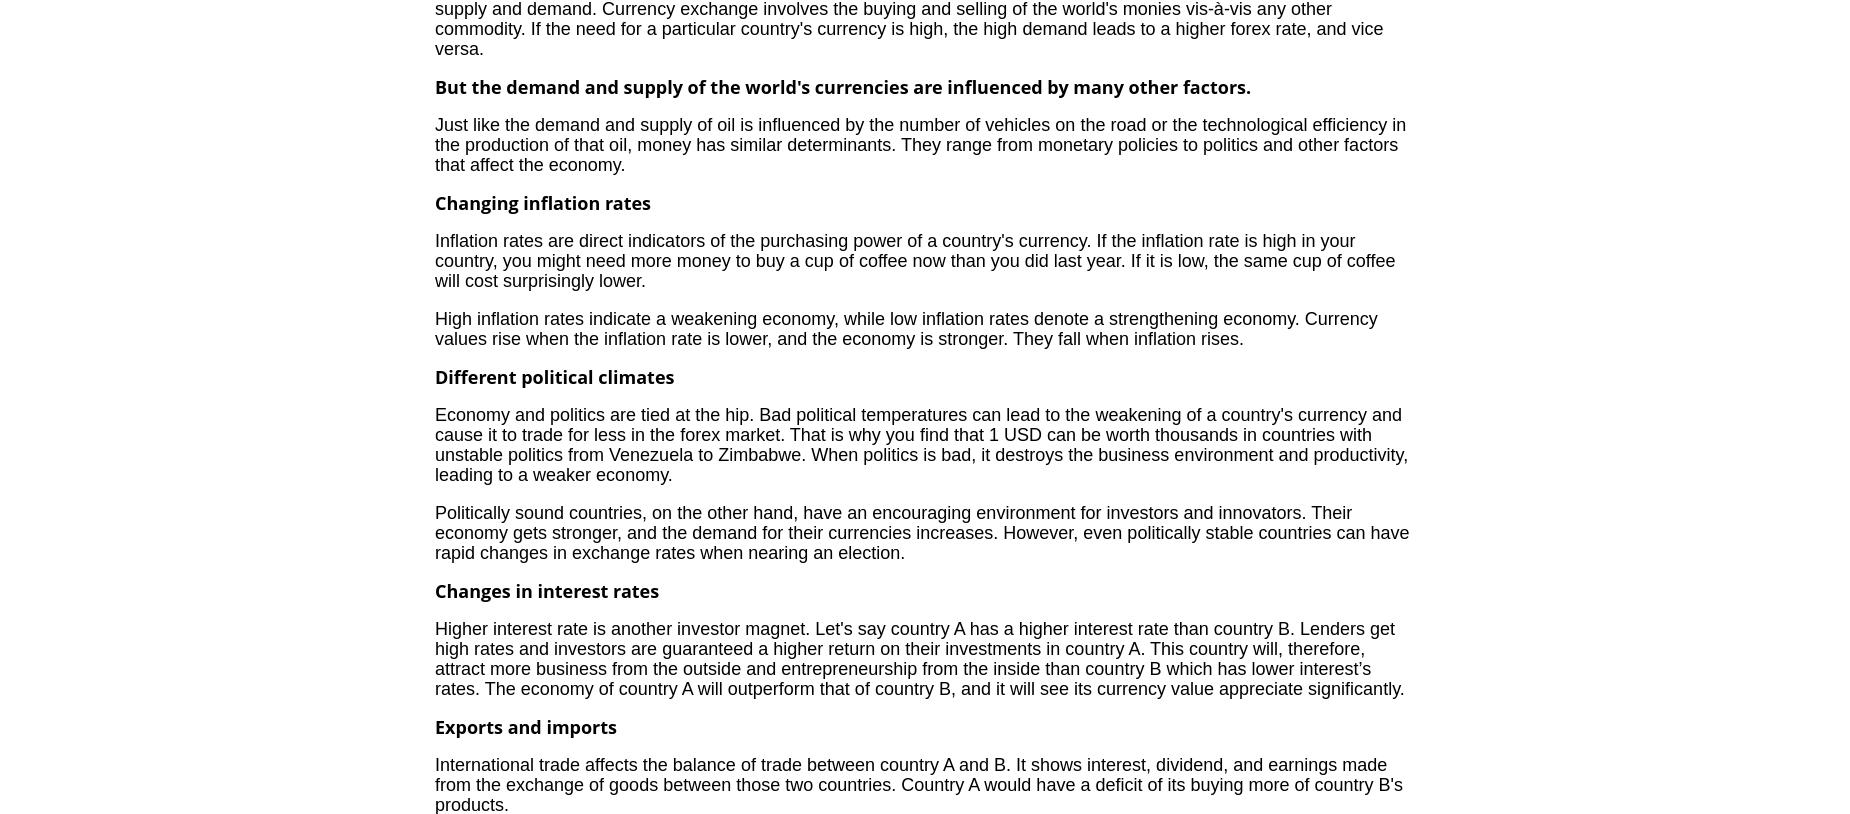 This screenshot has height=814, width=1850. What do you see at coordinates (542, 202) in the screenshot?
I see `'Changing inflation rates'` at bounding box center [542, 202].